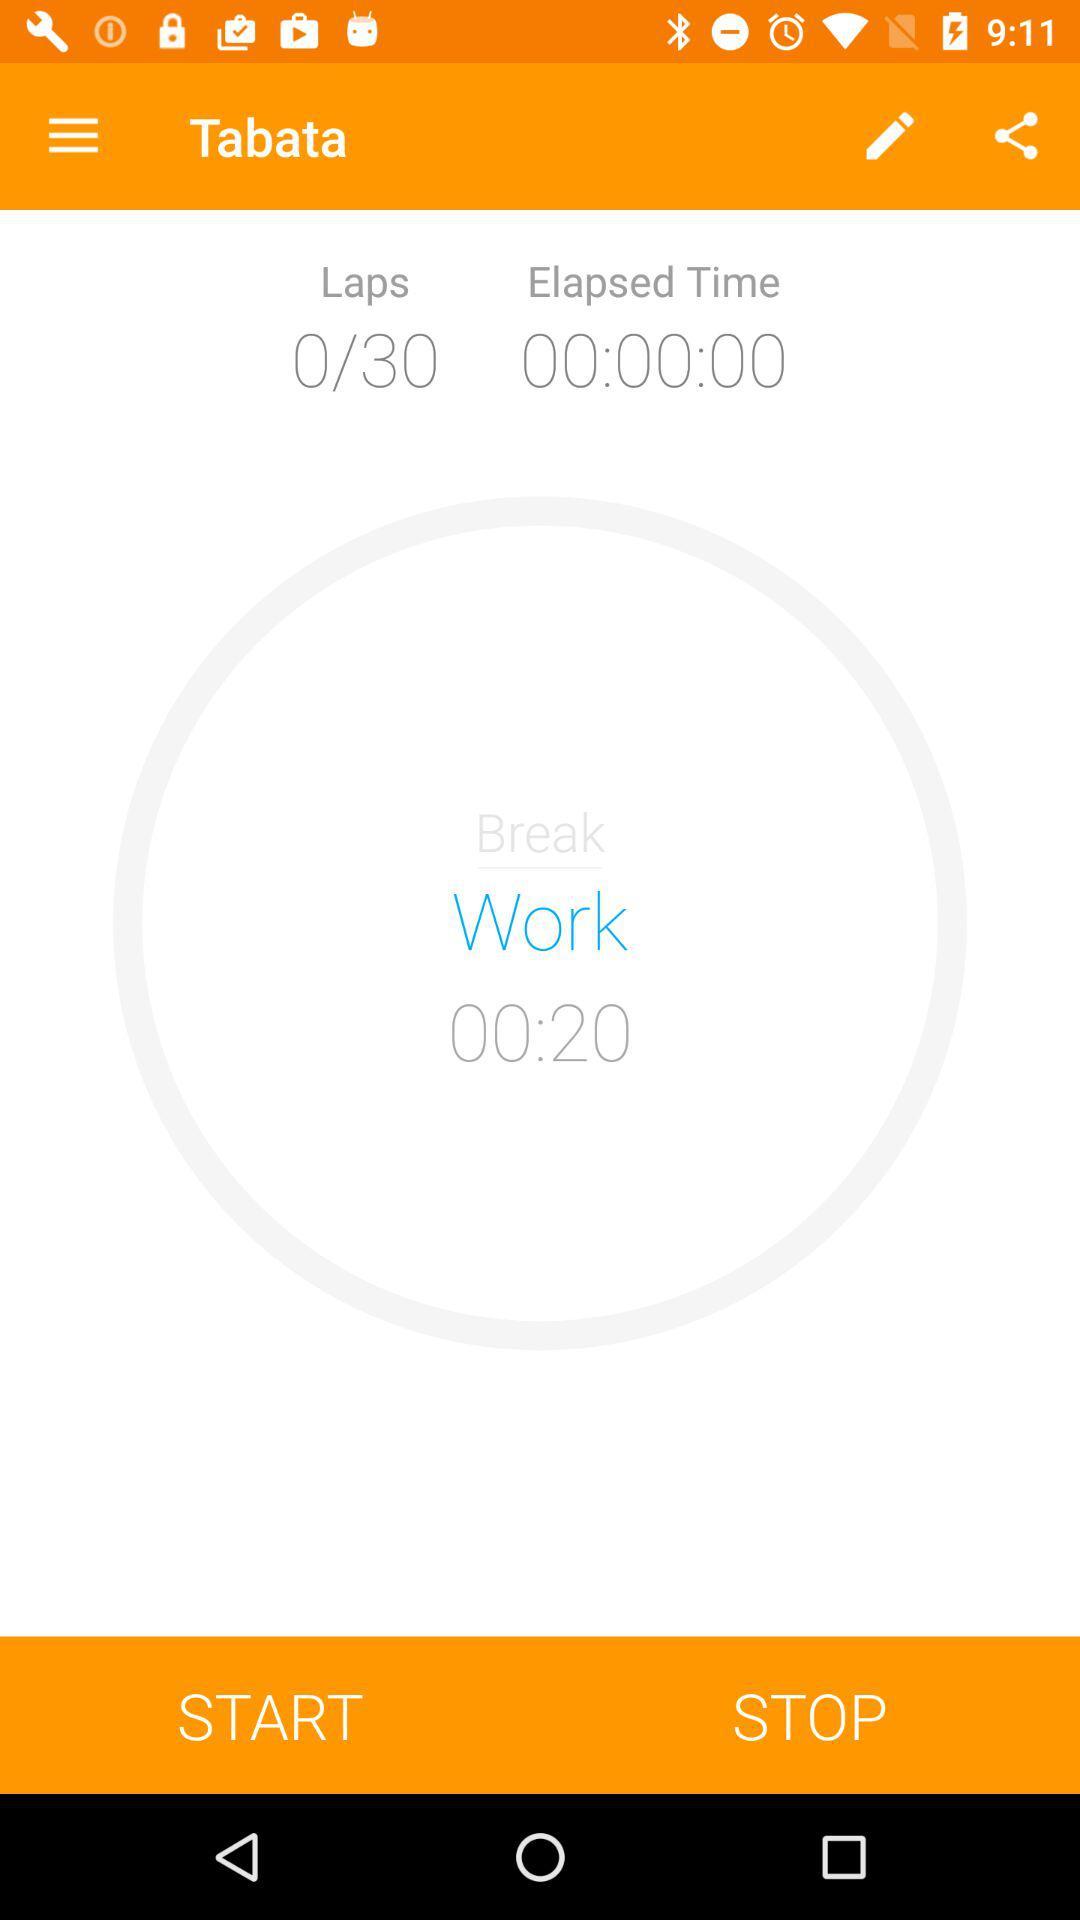 This screenshot has width=1080, height=1920. I want to click on the item to the left of stop, so click(270, 1714).